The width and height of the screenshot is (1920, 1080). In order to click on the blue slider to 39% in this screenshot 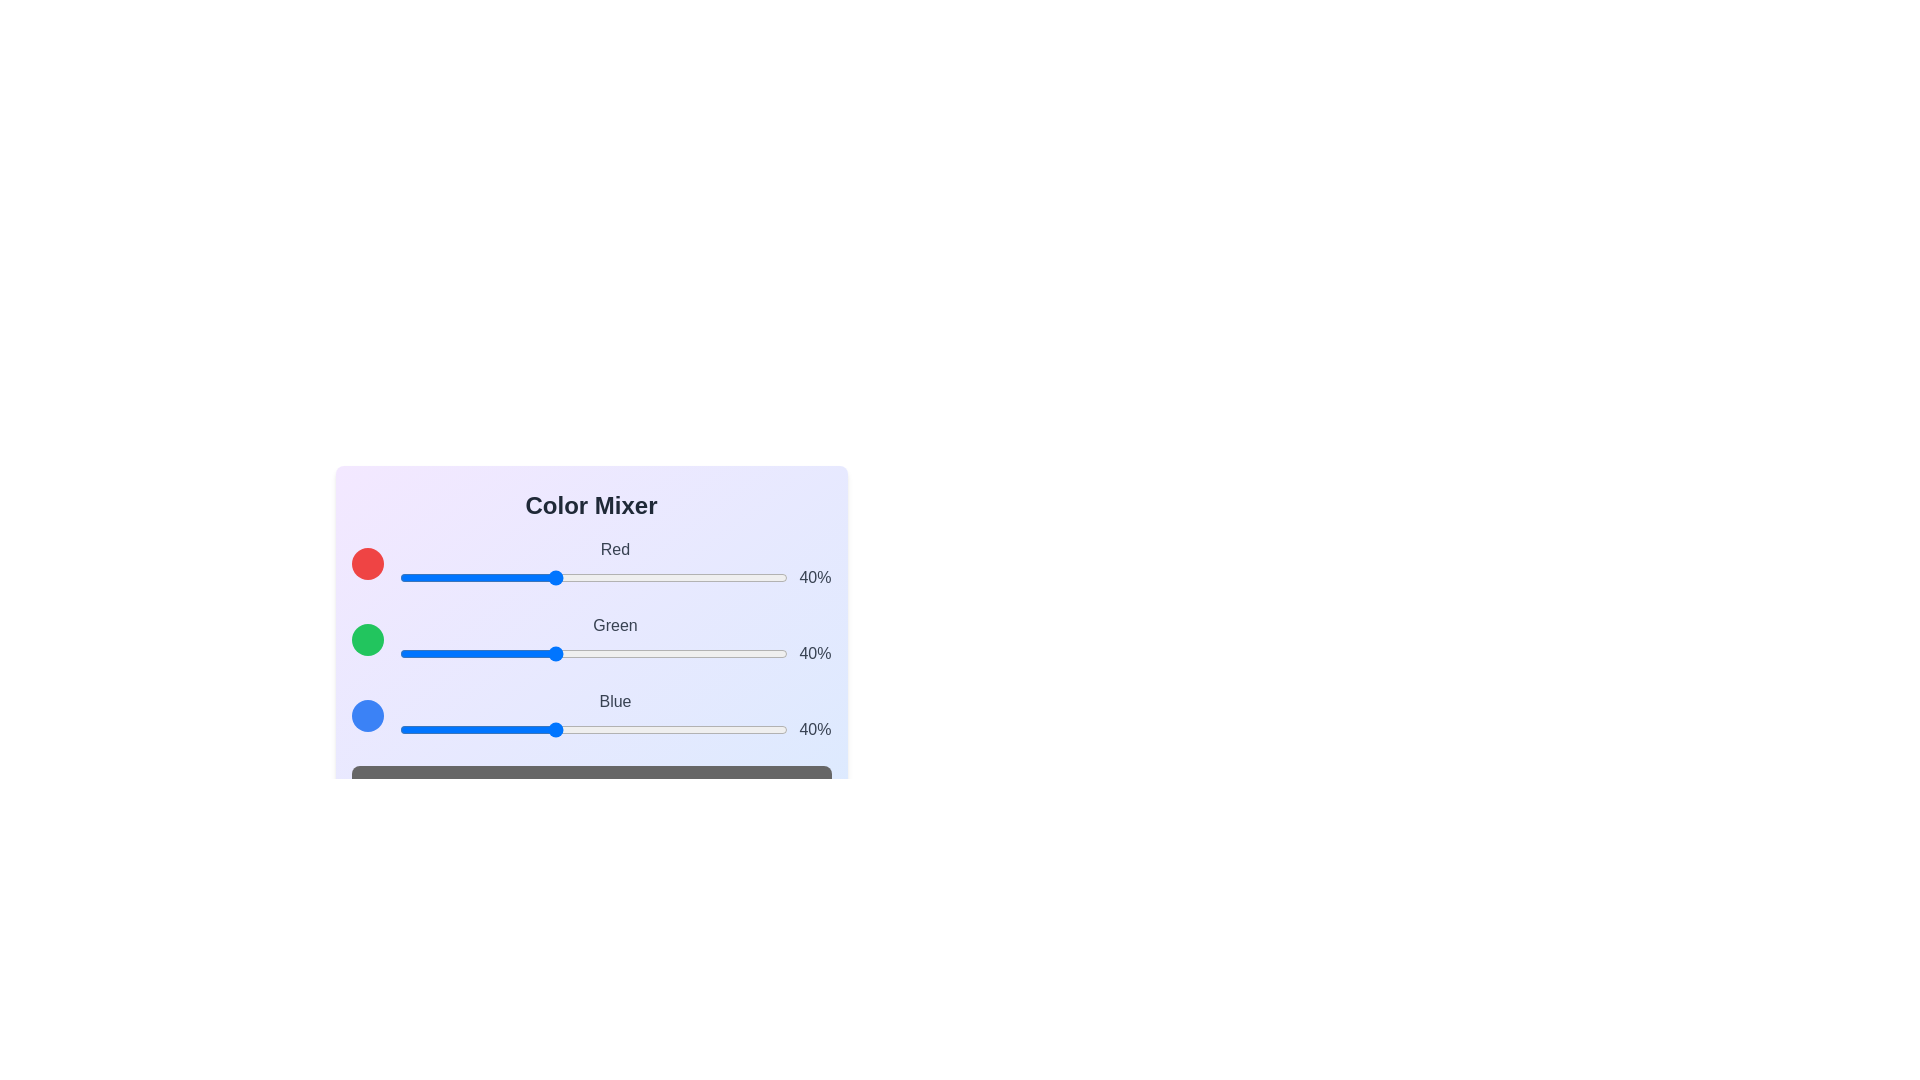, I will do `click(550, 729)`.